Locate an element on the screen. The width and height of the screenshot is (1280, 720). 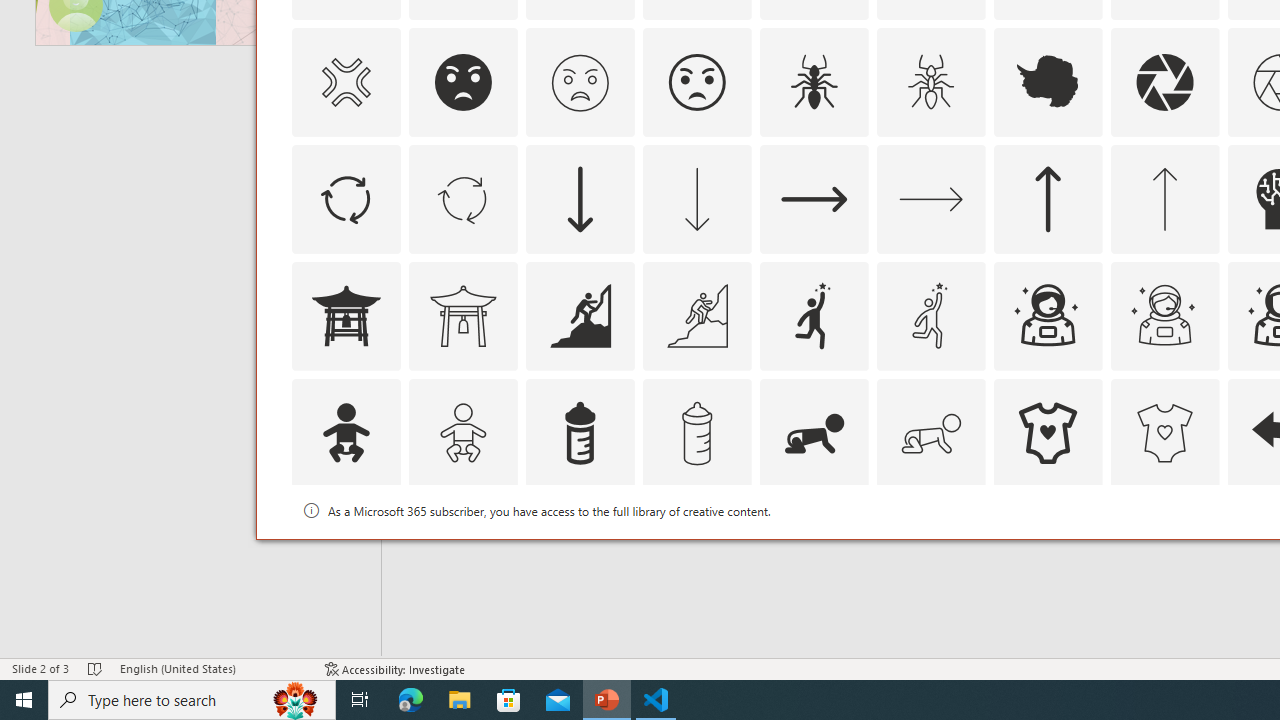
'AutomationID: Icons_BabyOnesie' is located at coordinates (1047, 431).